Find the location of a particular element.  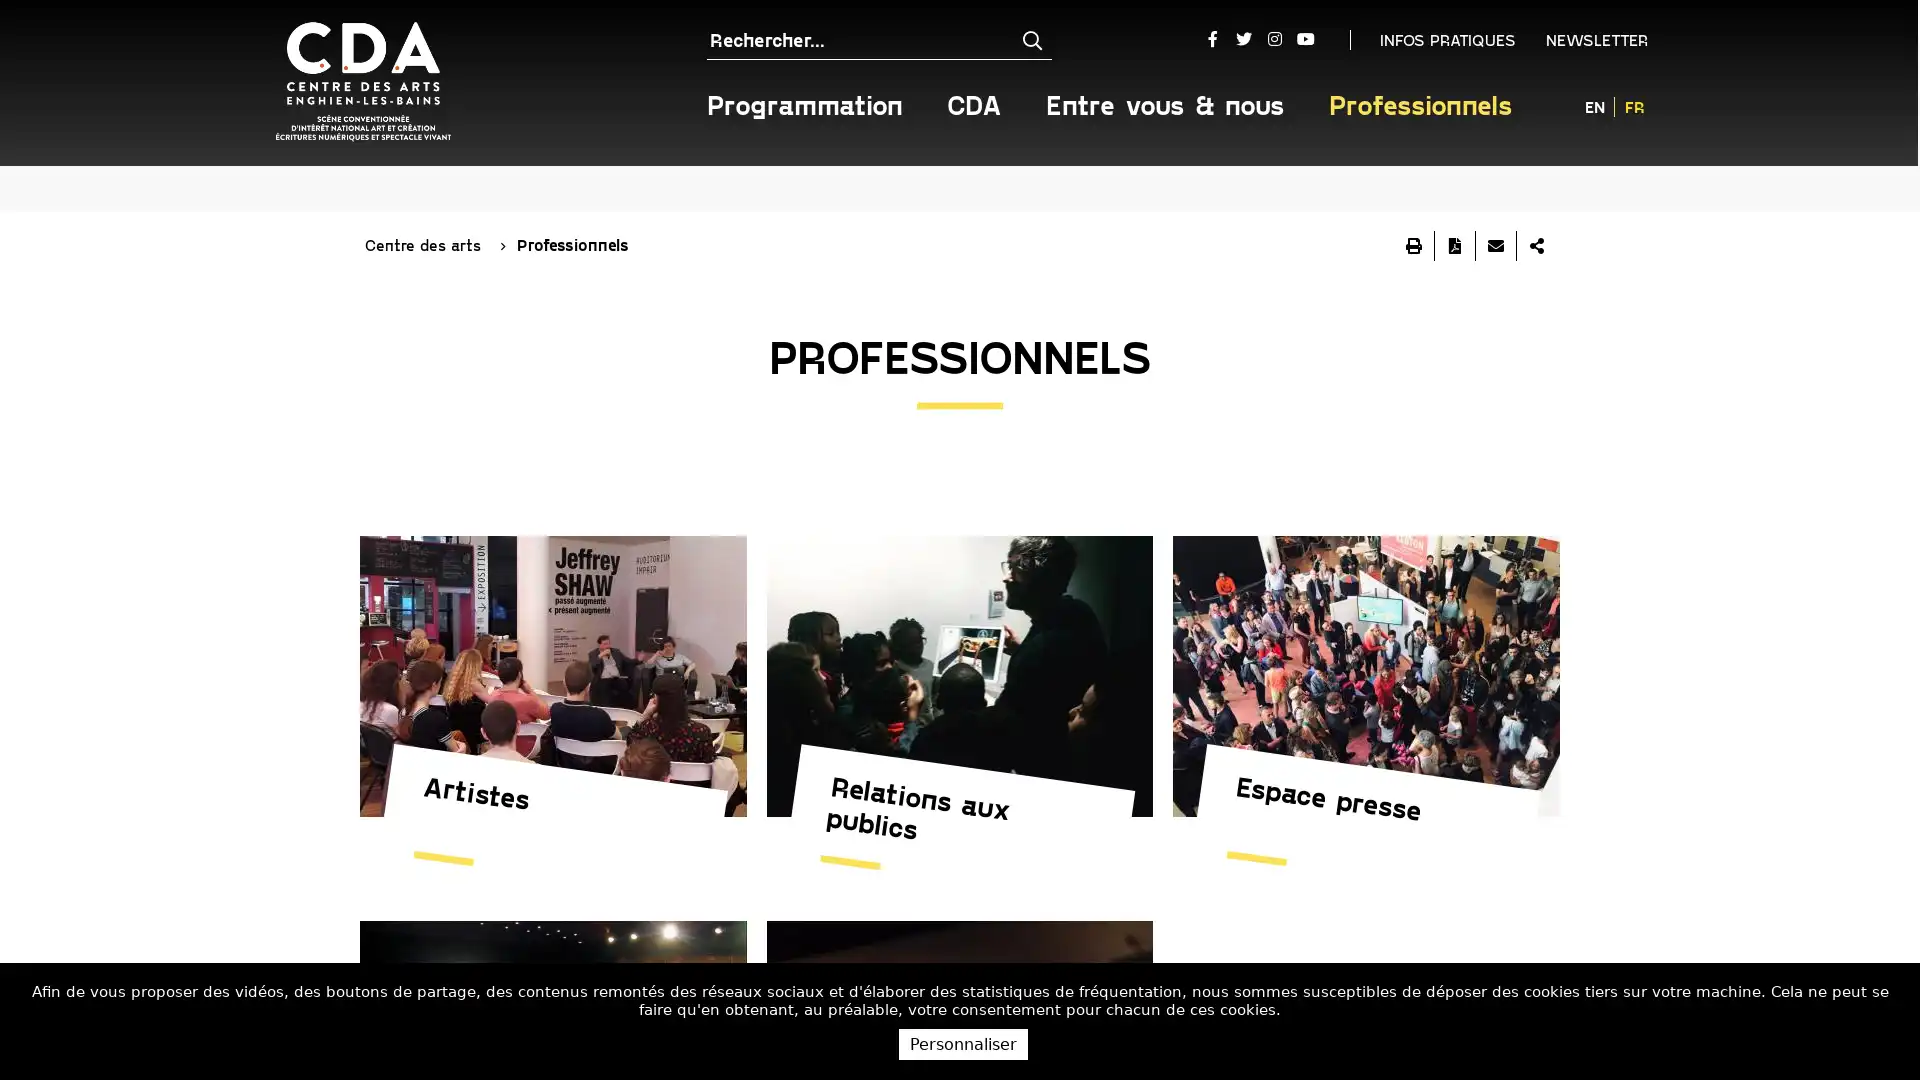

Rechercher sur tout le site is located at coordinates (1012, 39).